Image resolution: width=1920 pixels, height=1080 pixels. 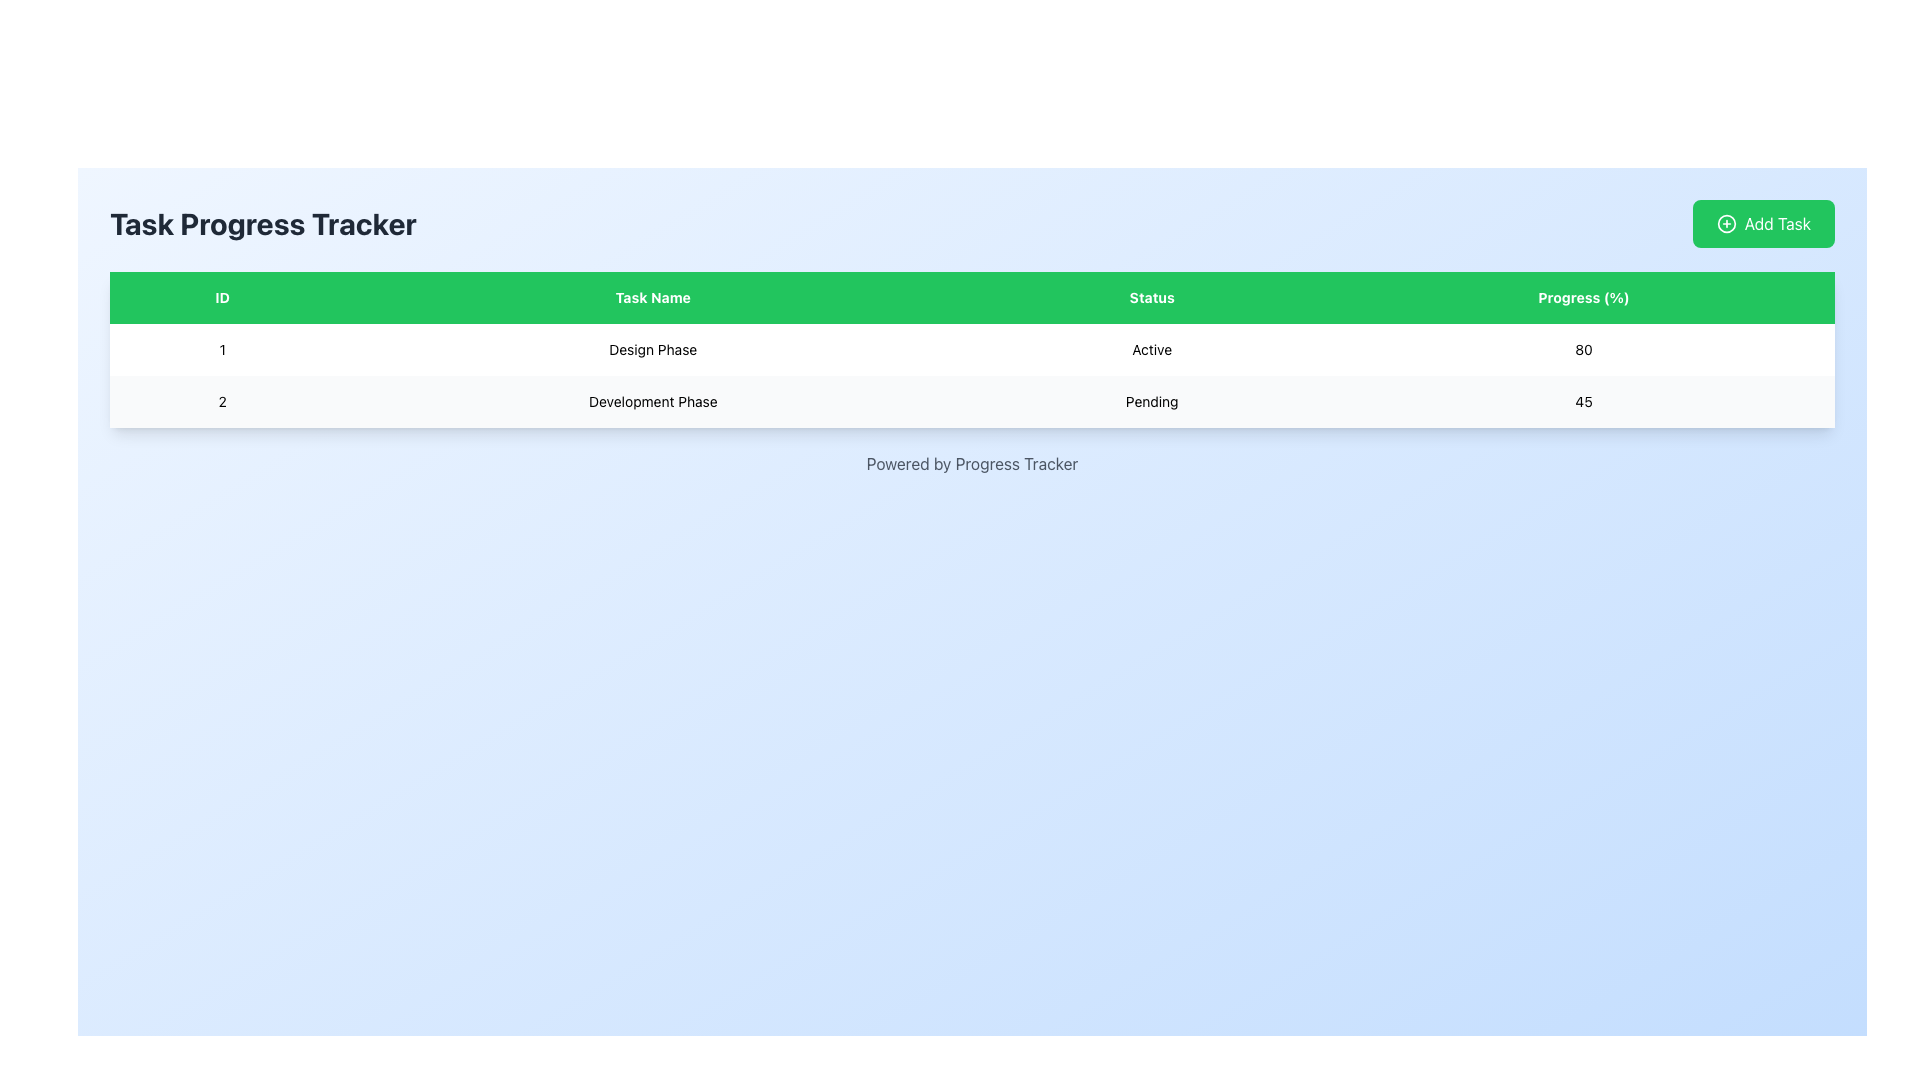 I want to click on the Text Label in the second column of the first data row of the task management system table, which represents the name of a task phase, so click(x=653, y=349).